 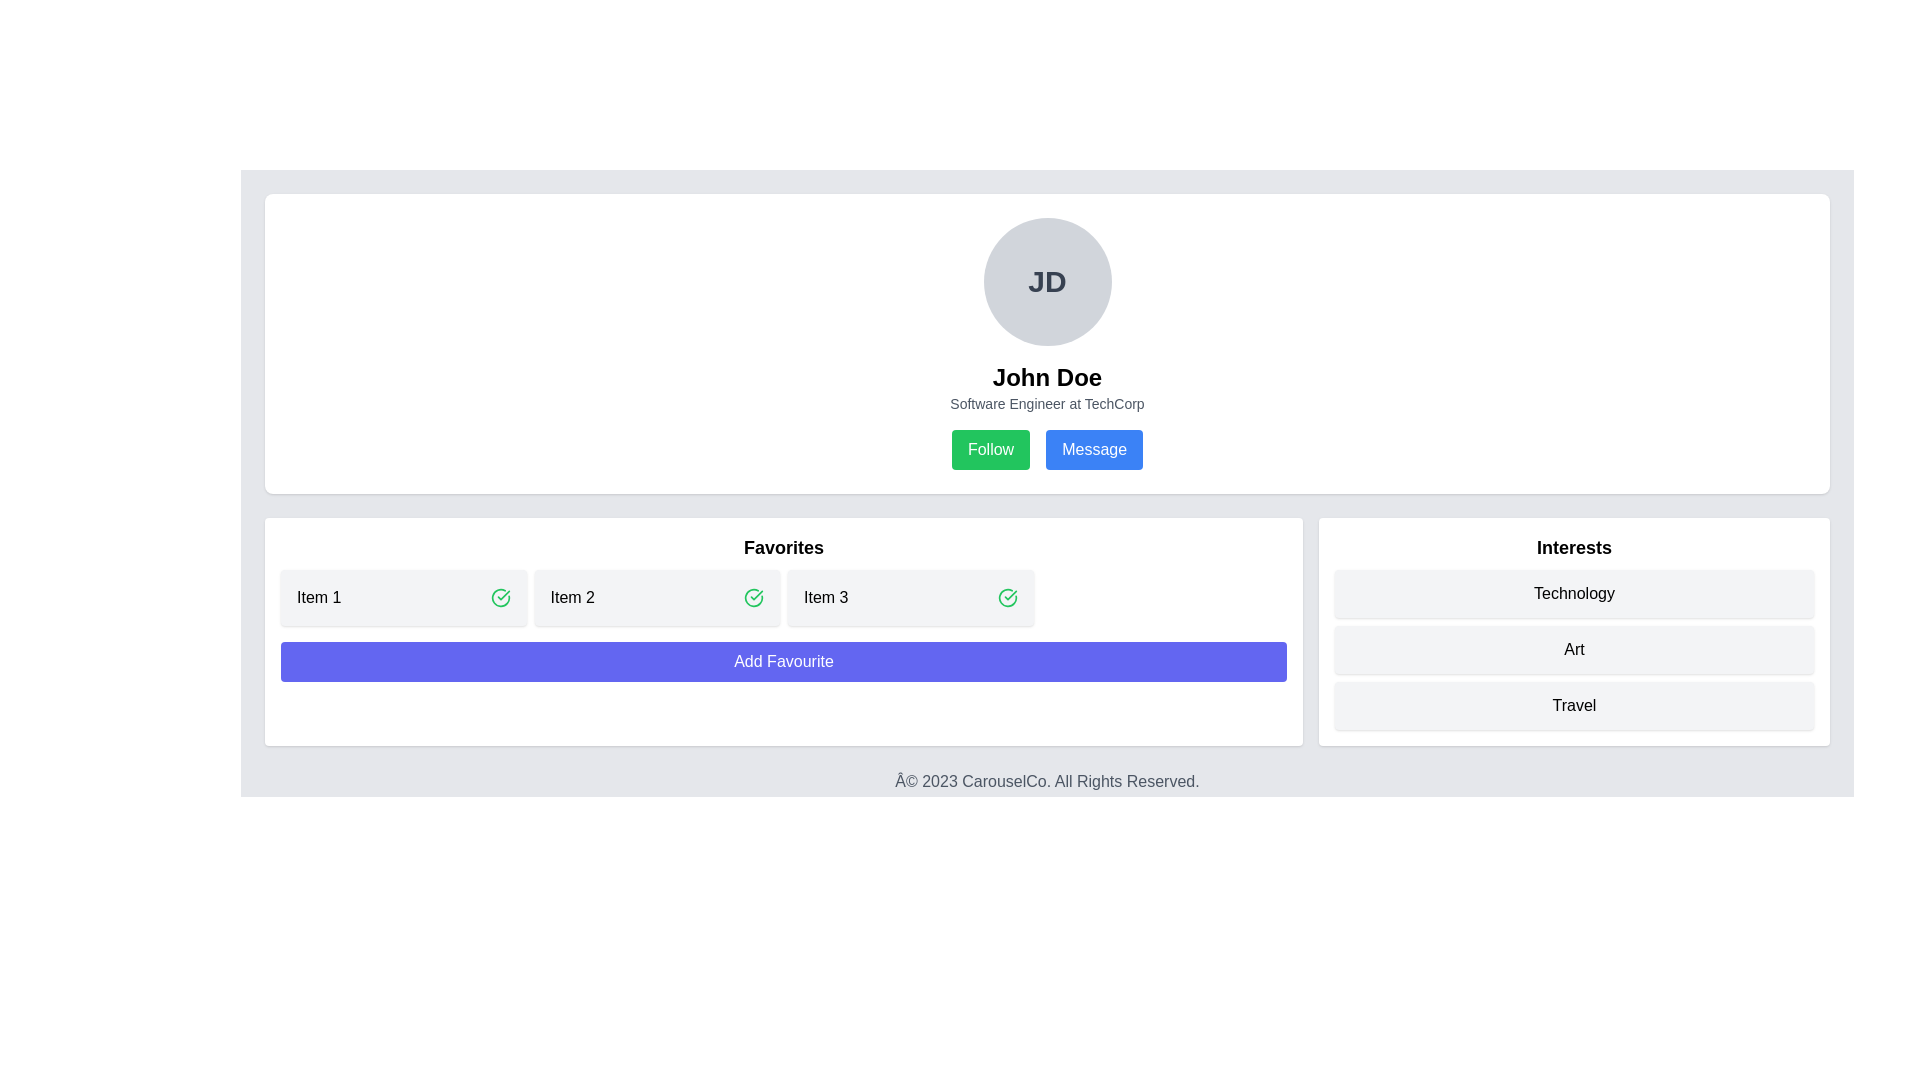 I want to click on the circular green checkmark icon located in the upper-right corner of the card containing 'Item 2' to indicate a successful action, so click(x=752, y=596).